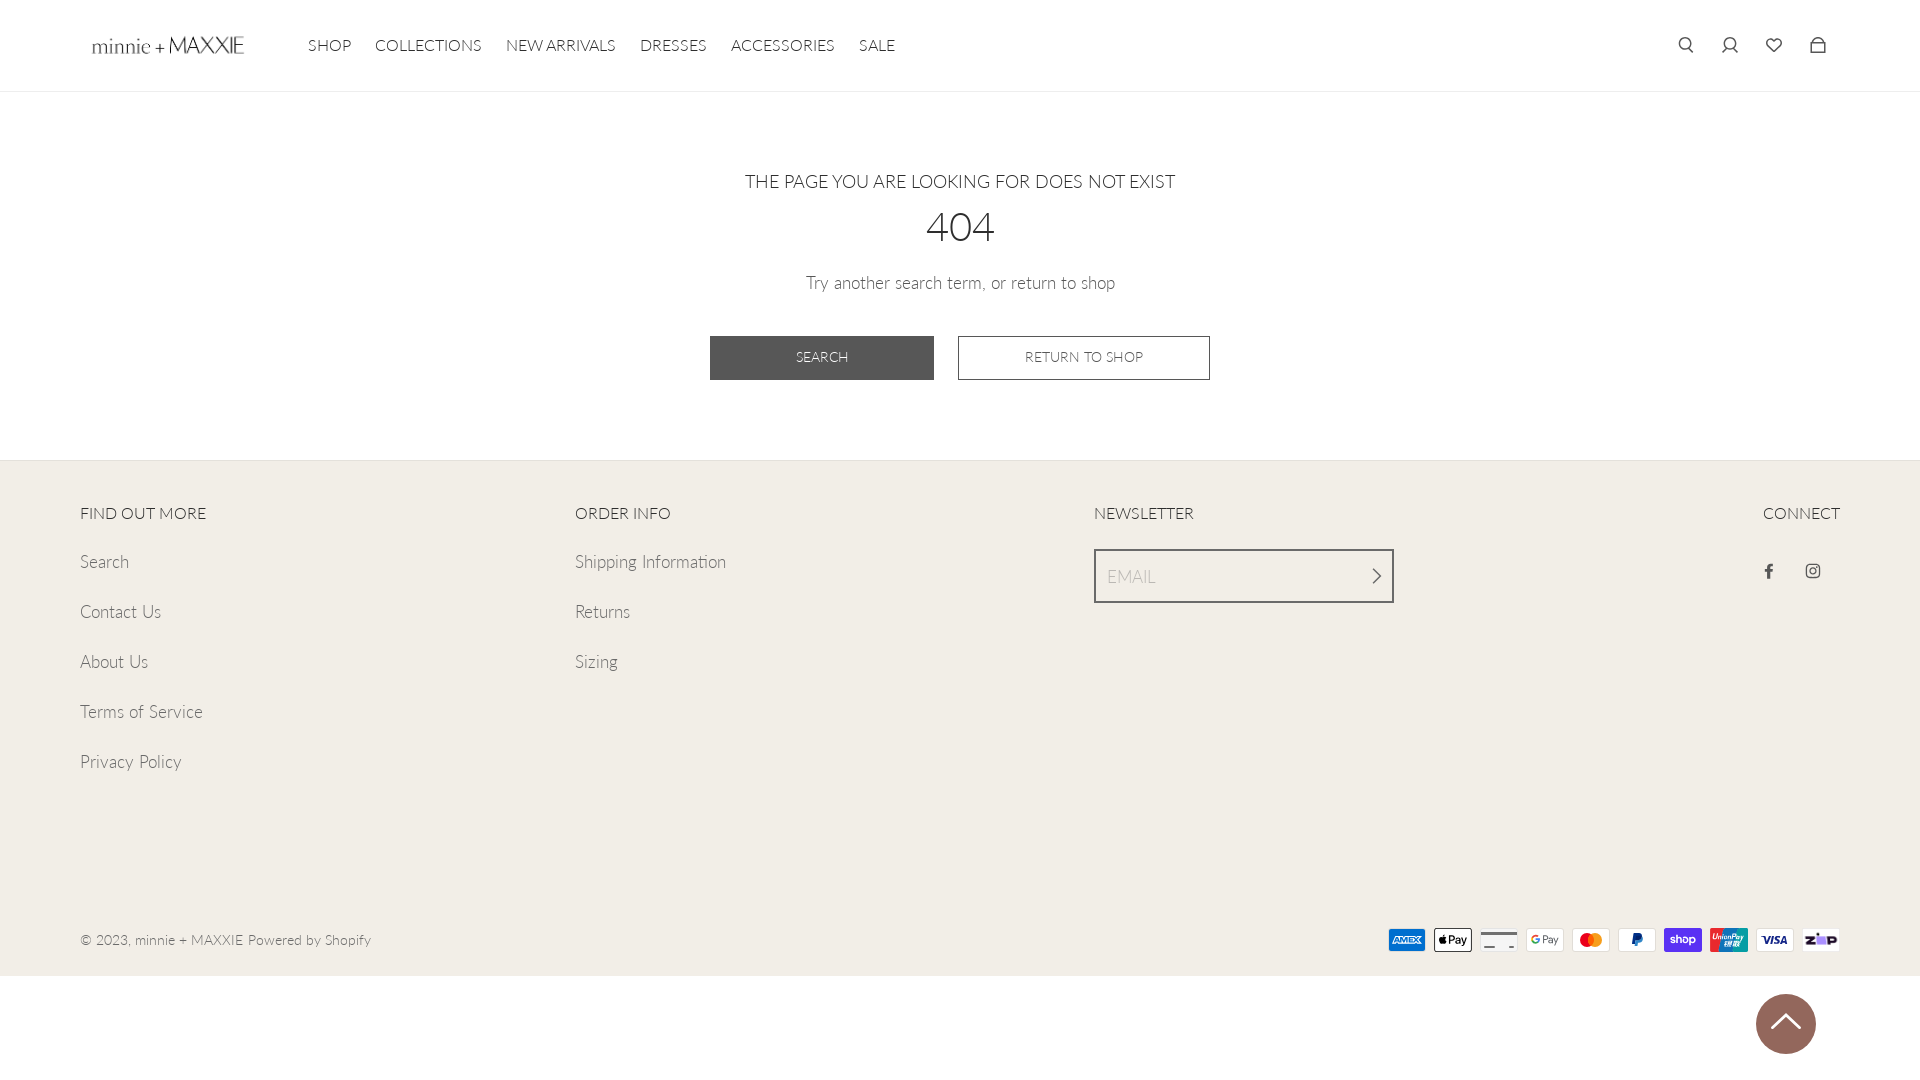  What do you see at coordinates (427, 45) in the screenshot?
I see `'COLLECTIONS'` at bounding box center [427, 45].